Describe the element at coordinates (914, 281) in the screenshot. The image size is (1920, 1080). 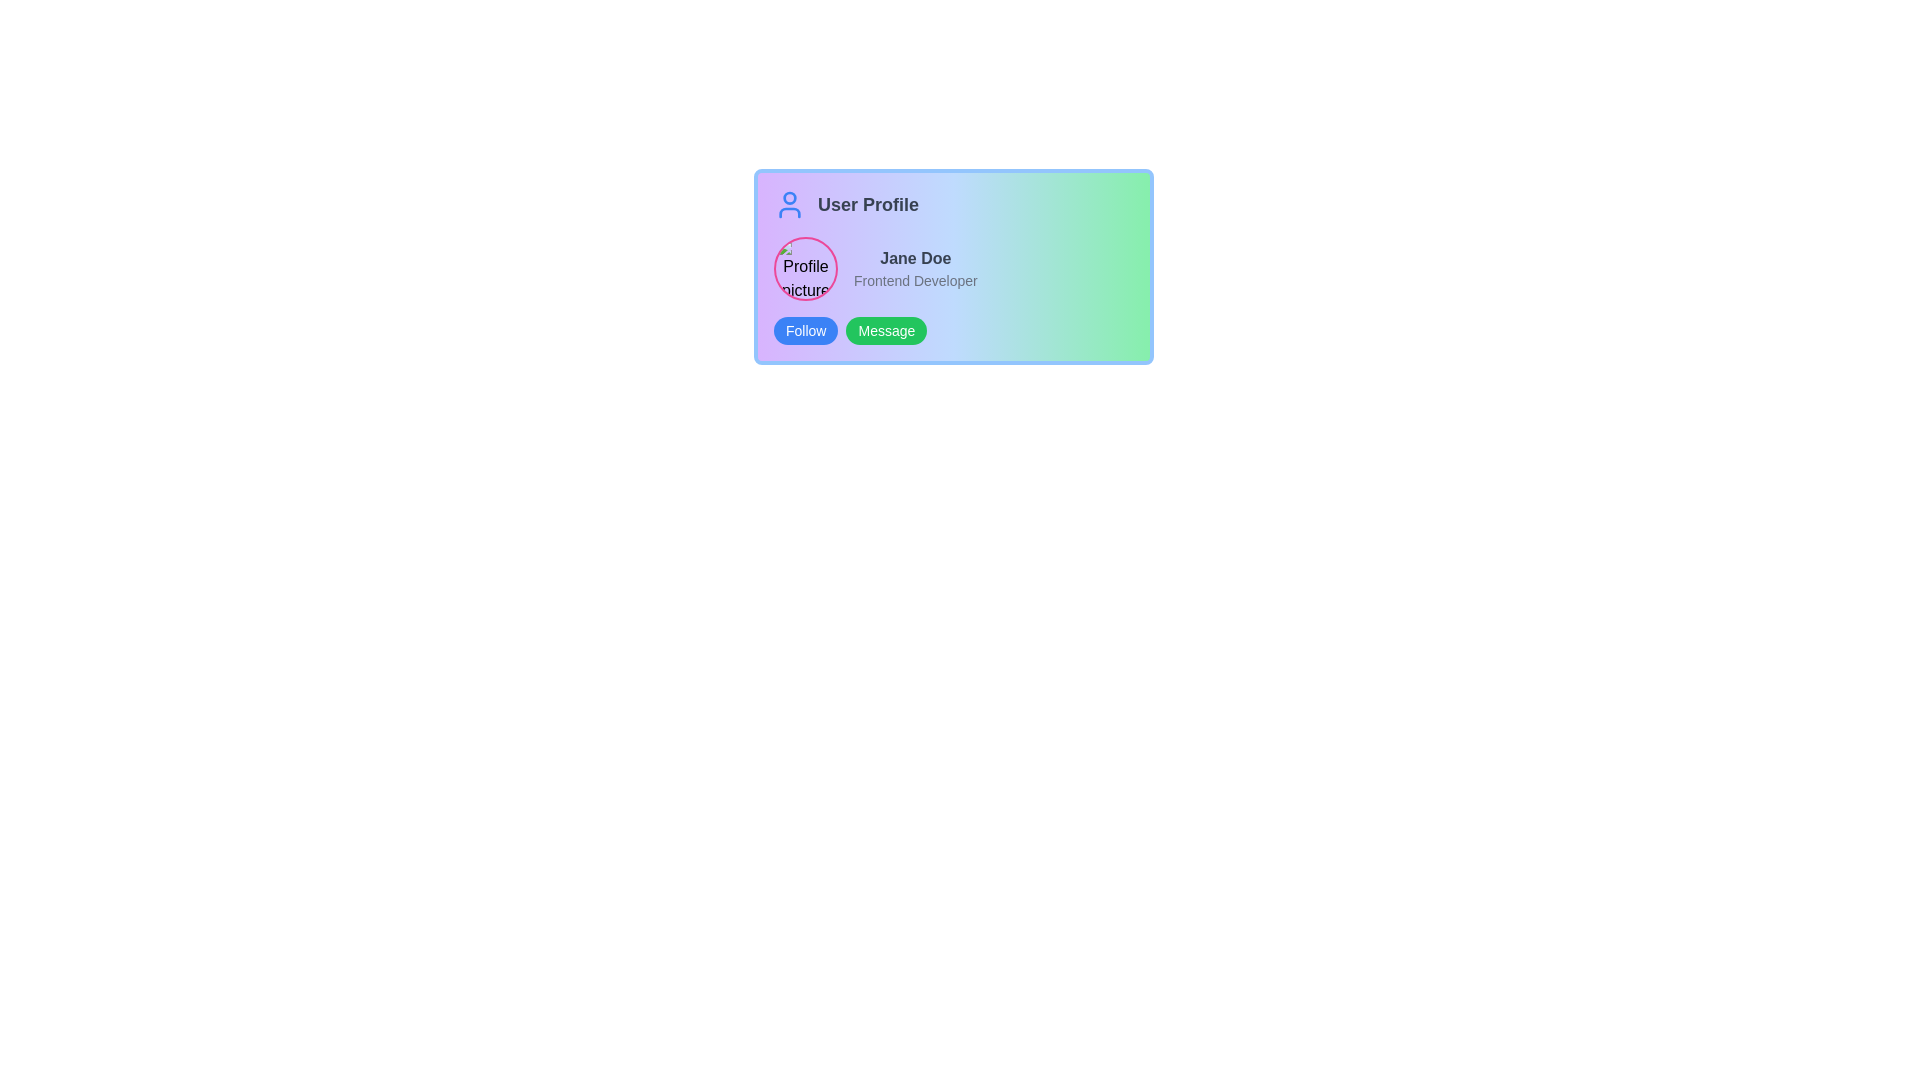
I see `the text label that says 'Frontend Developer' located in the upper-right section of the 'User Profile' UI card` at that location.